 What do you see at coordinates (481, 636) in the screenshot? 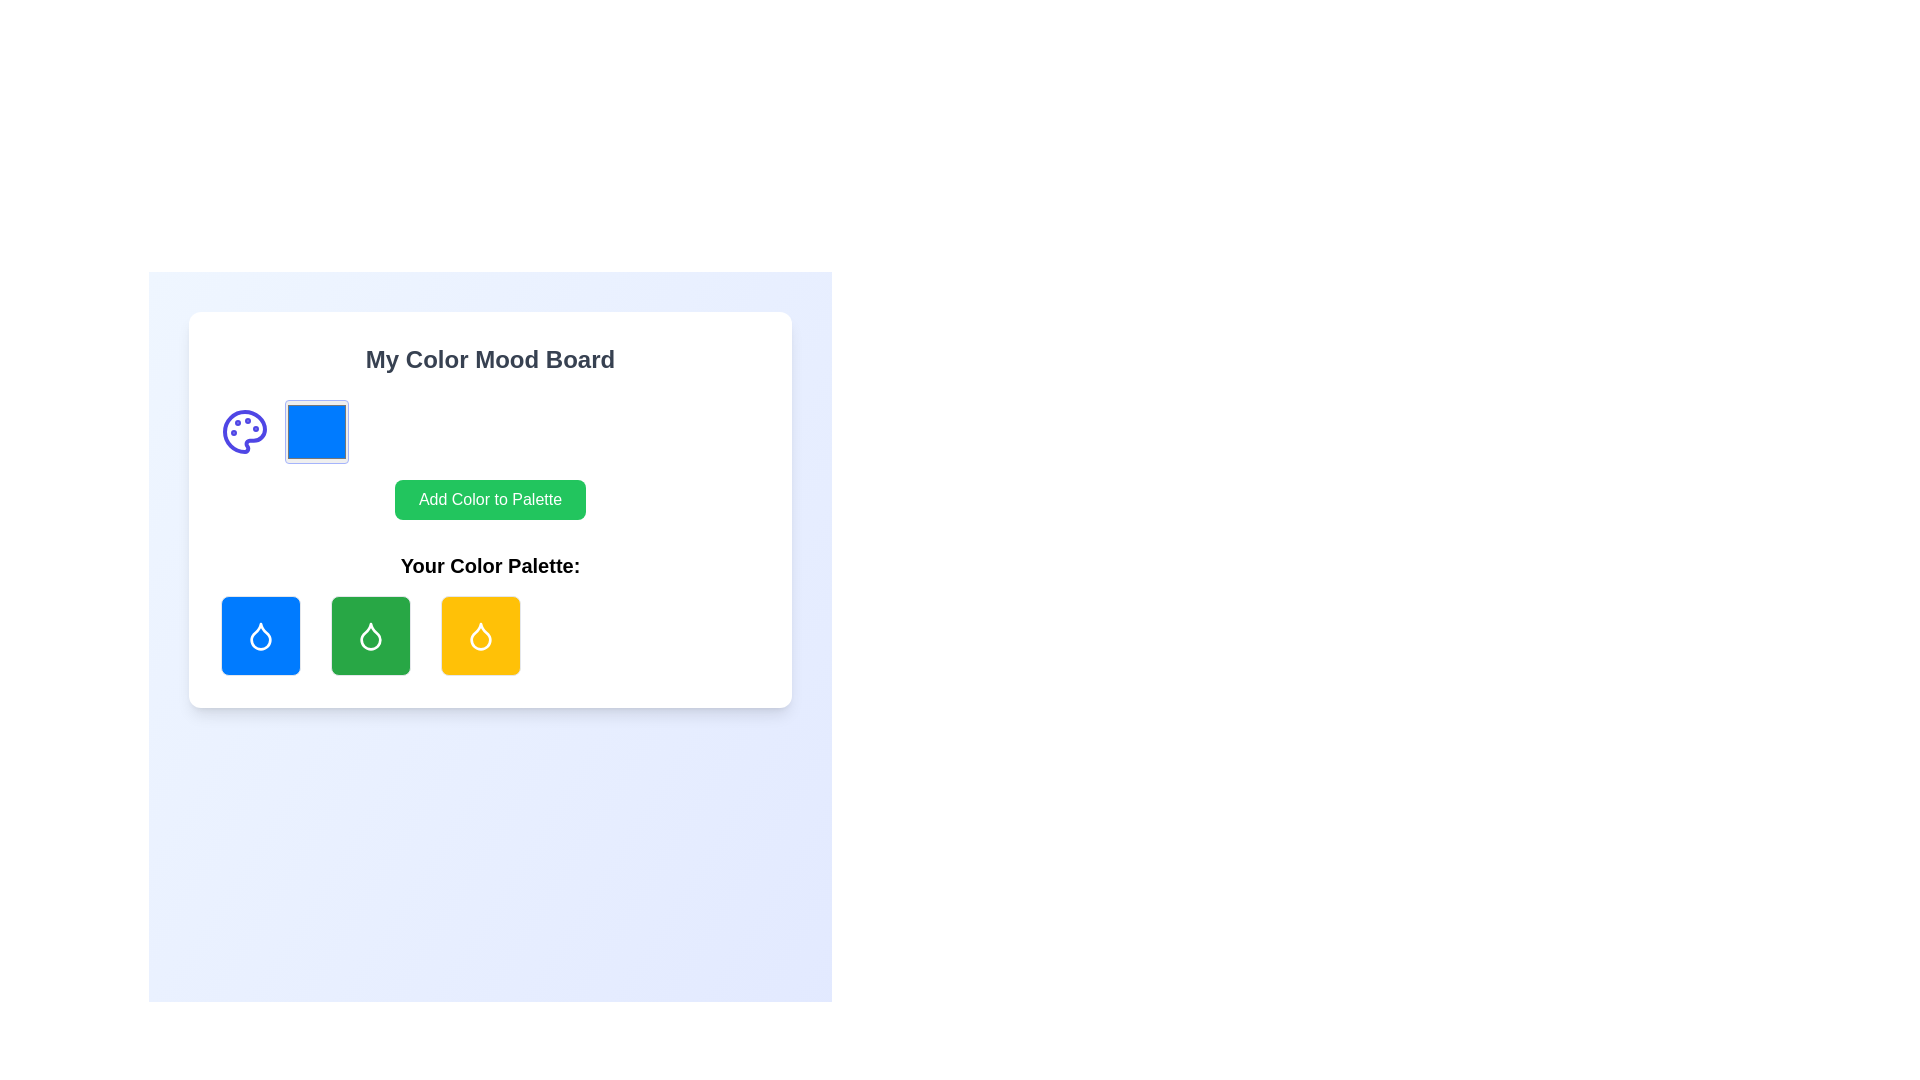
I see `the yellow square button with a white water droplet icon at its center, located in the 'Your Color Palette' section` at bounding box center [481, 636].